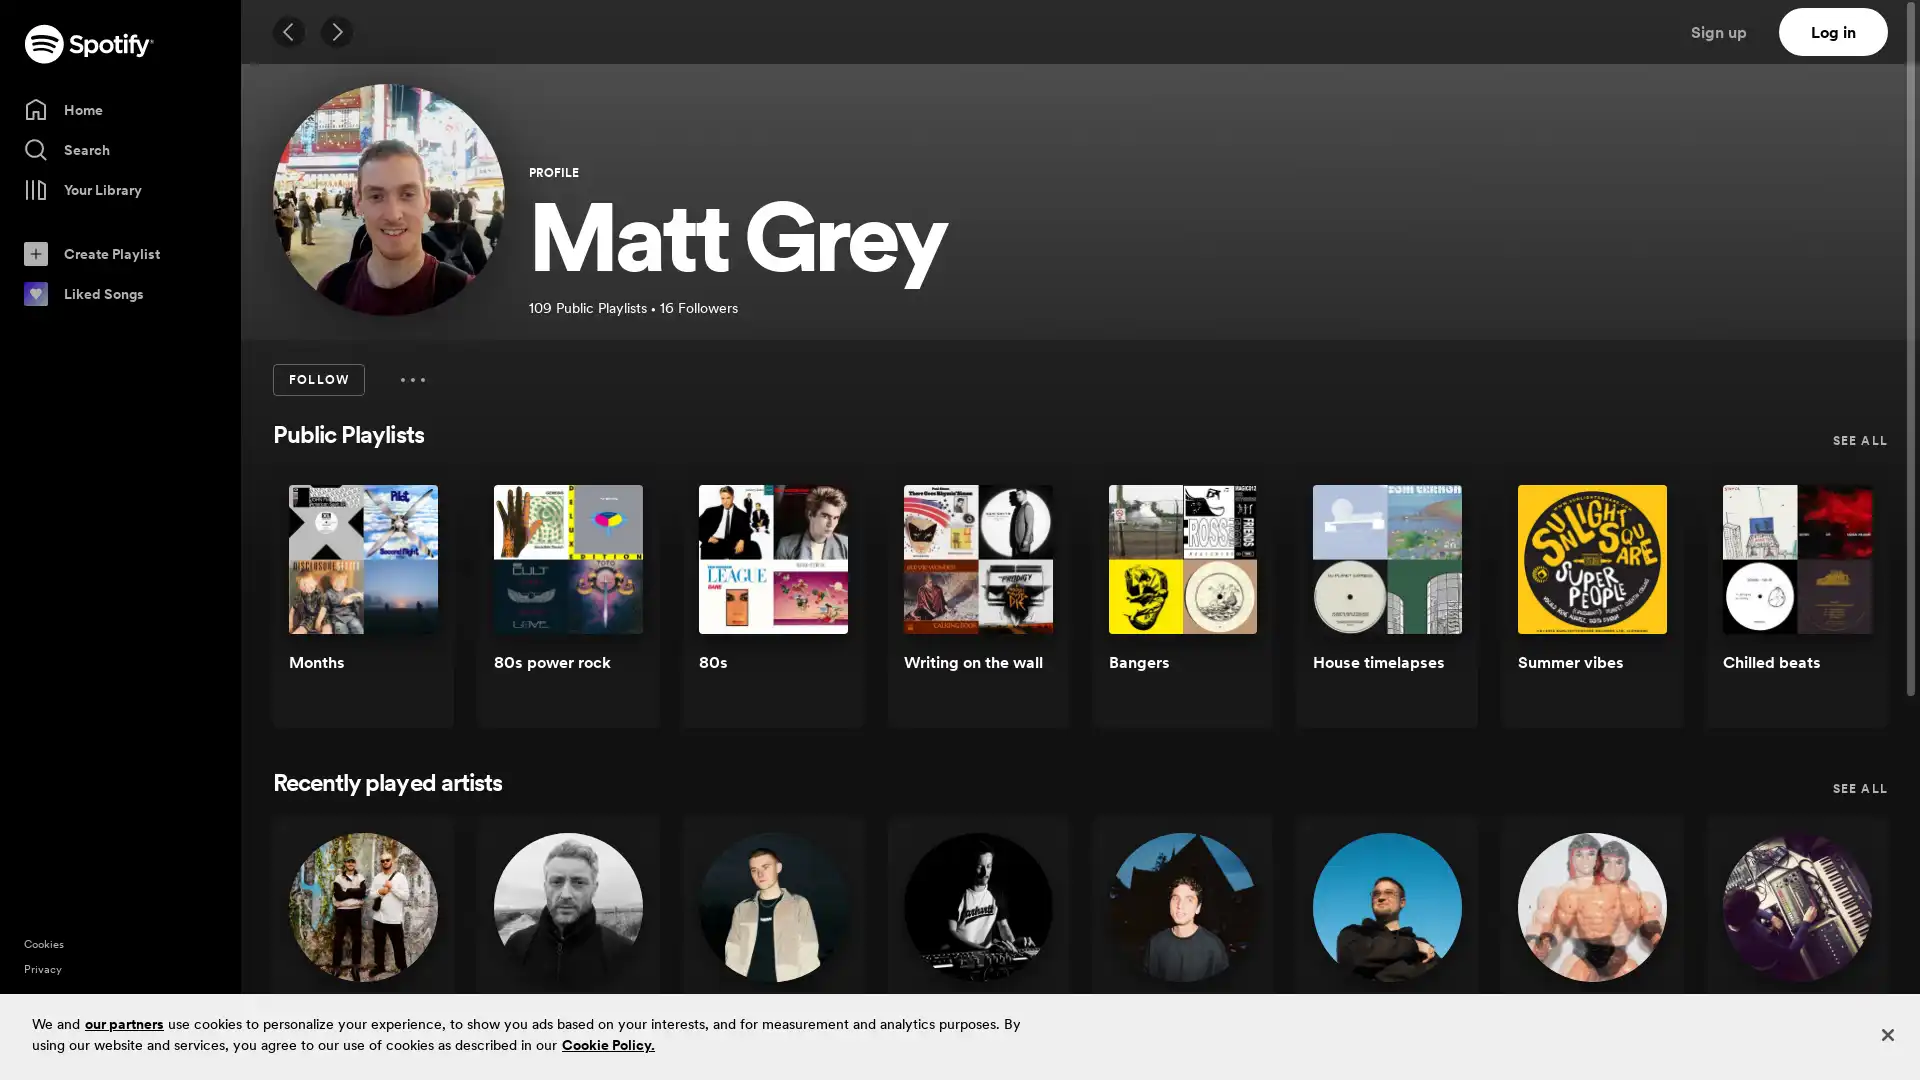 The width and height of the screenshot is (1920, 1080). Describe the element at coordinates (1833, 31) in the screenshot. I see `Log in` at that location.